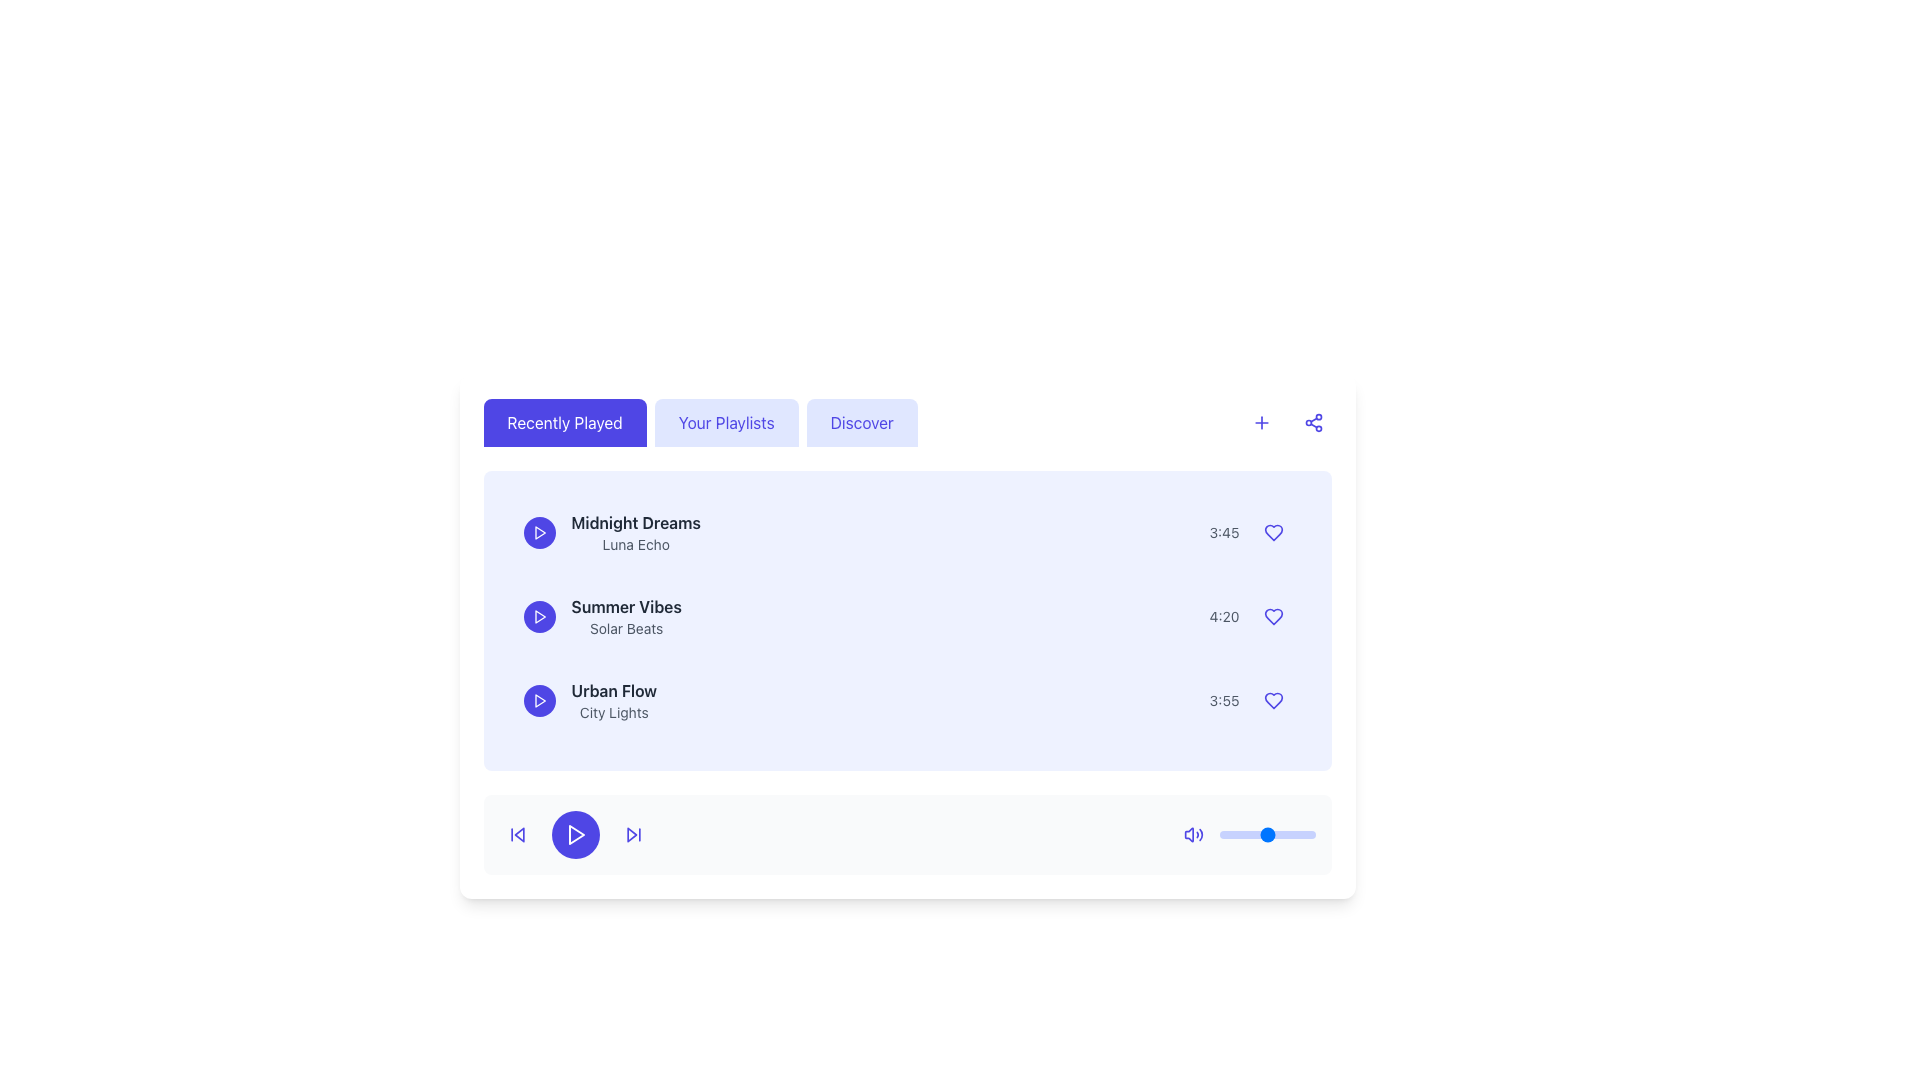 This screenshot has width=1920, height=1080. What do you see at coordinates (632, 834) in the screenshot?
I see `the 'Skip Forward' button located in the bottom-center control panel, which is the third button from the left` at bounding box center [632, 834].